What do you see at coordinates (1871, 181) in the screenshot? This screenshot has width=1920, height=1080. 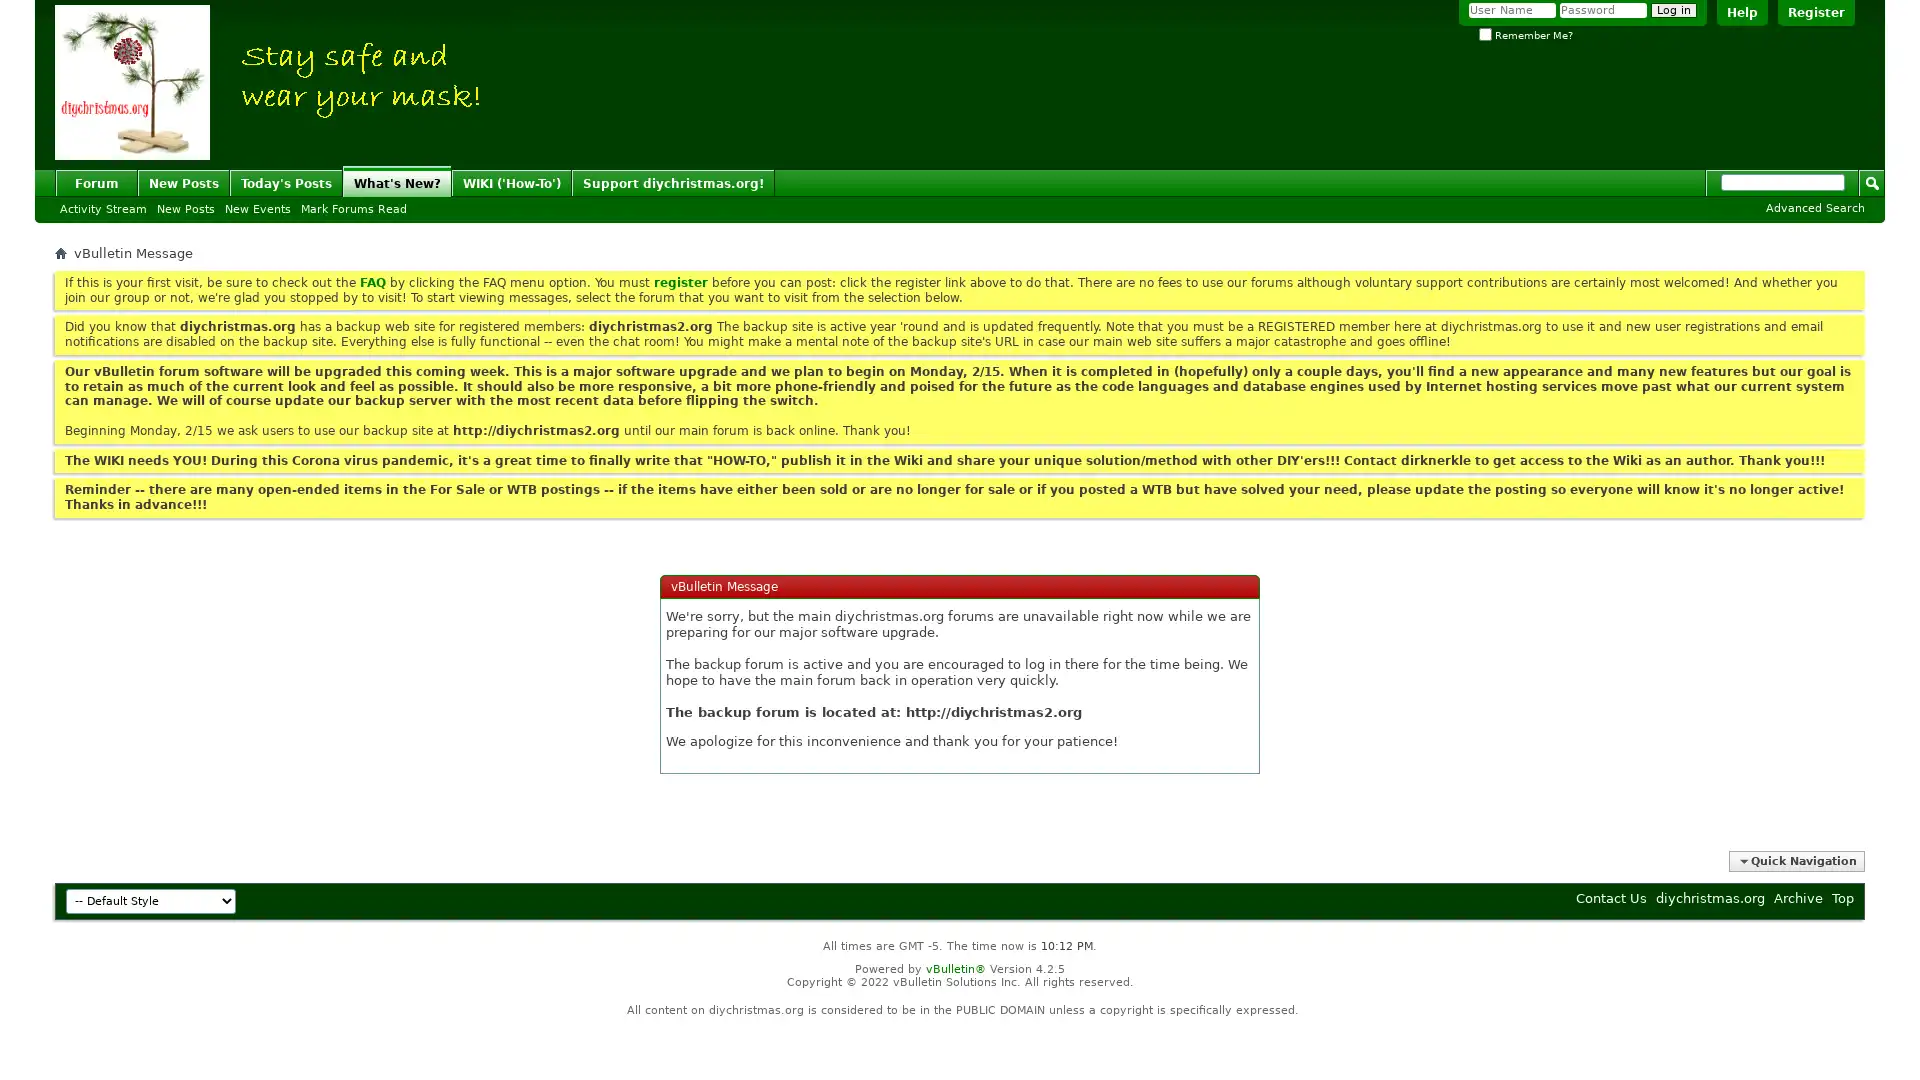 I see `Submit` at bounding box center [1871, 181].